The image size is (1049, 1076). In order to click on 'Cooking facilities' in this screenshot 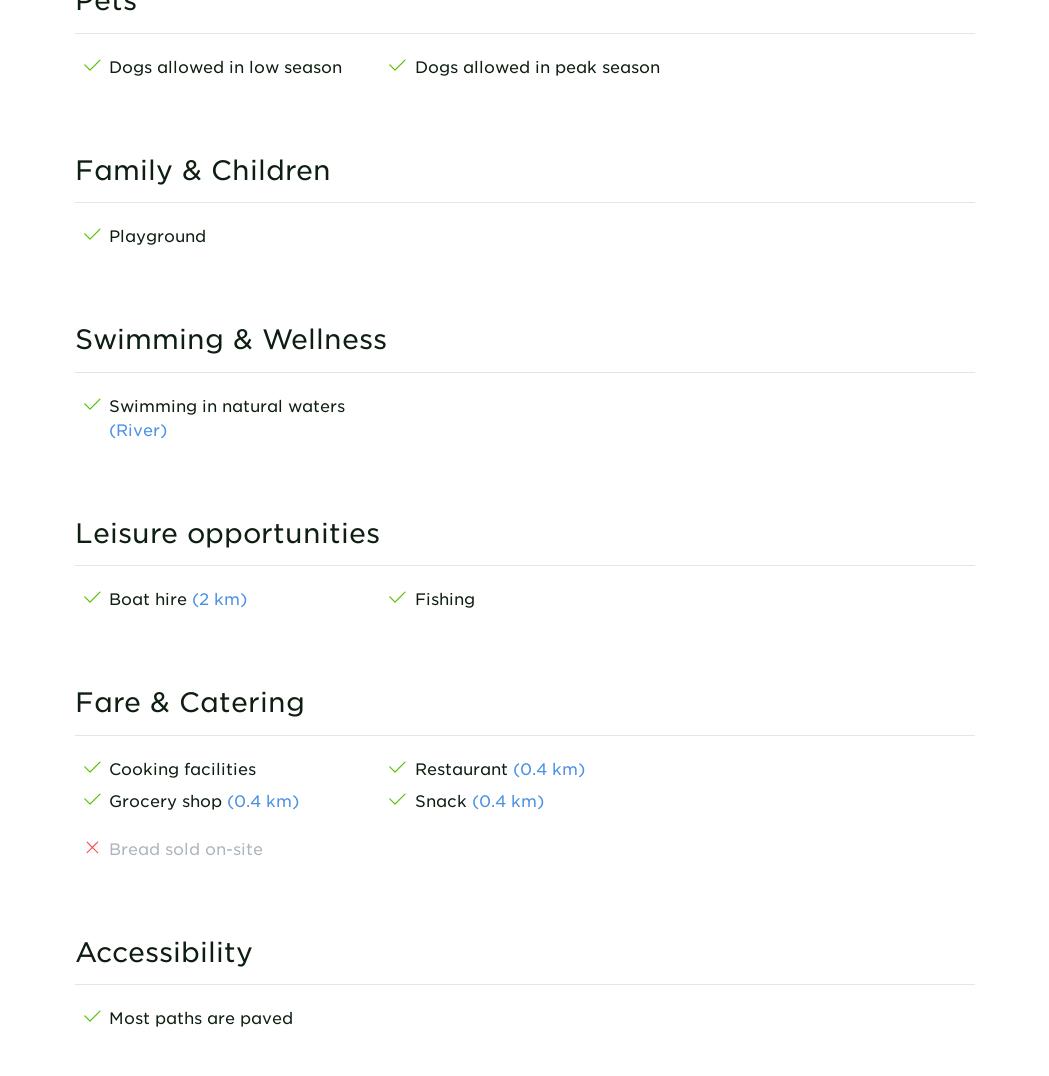, I will do `click(181, 766)`.